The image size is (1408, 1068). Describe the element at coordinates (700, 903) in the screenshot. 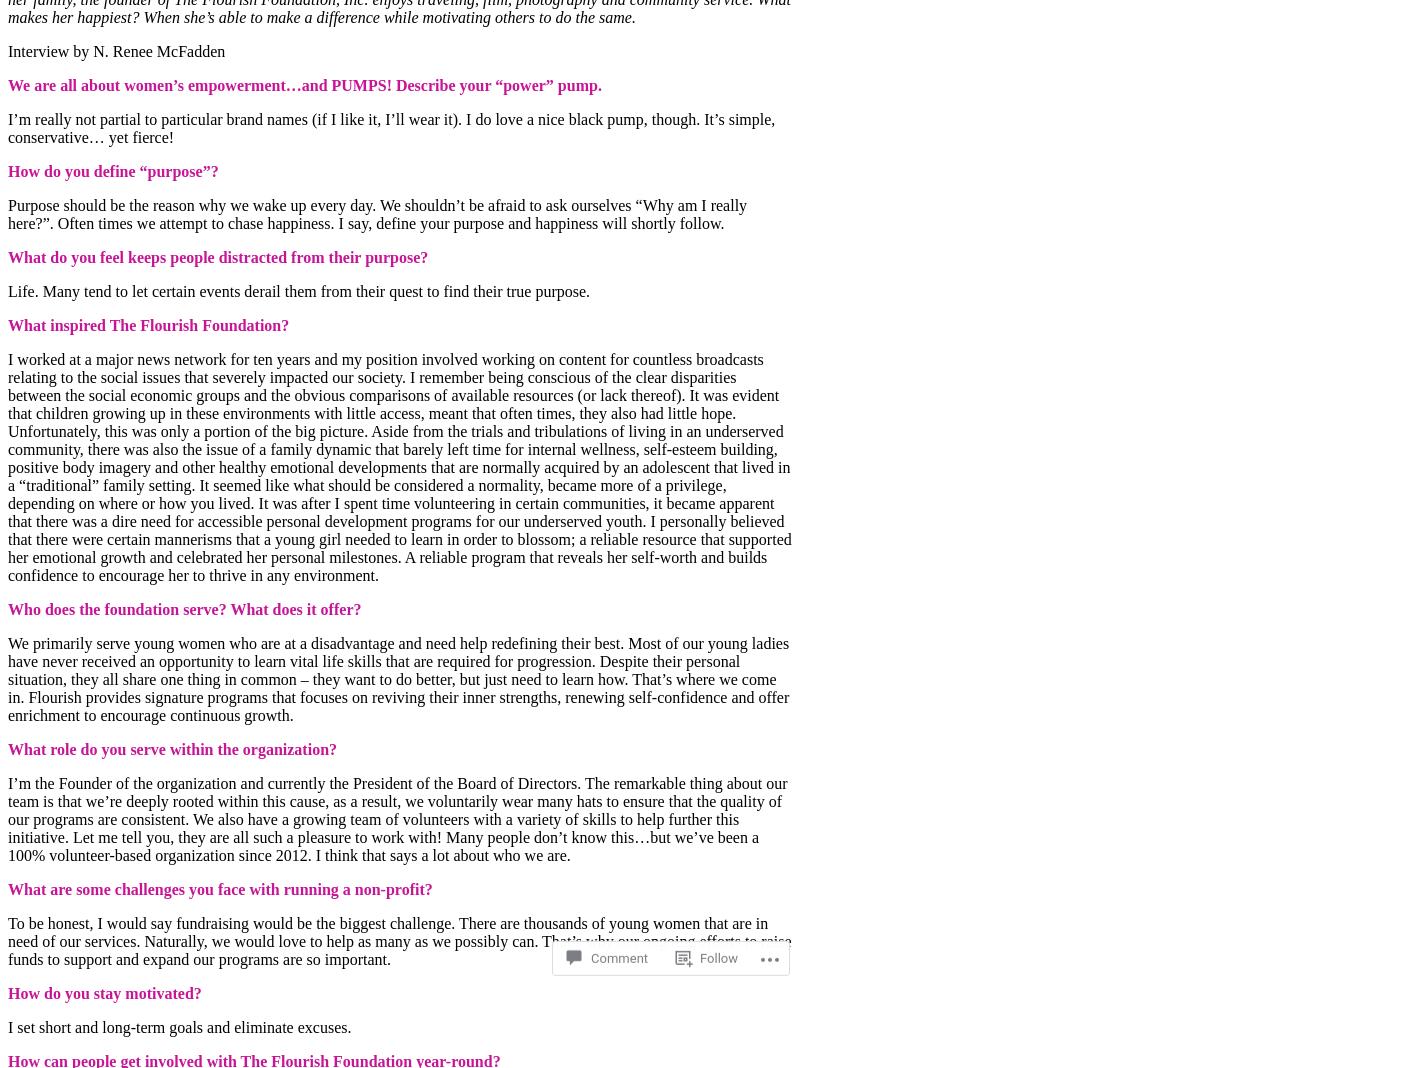

I see `'Follow'` at that location.